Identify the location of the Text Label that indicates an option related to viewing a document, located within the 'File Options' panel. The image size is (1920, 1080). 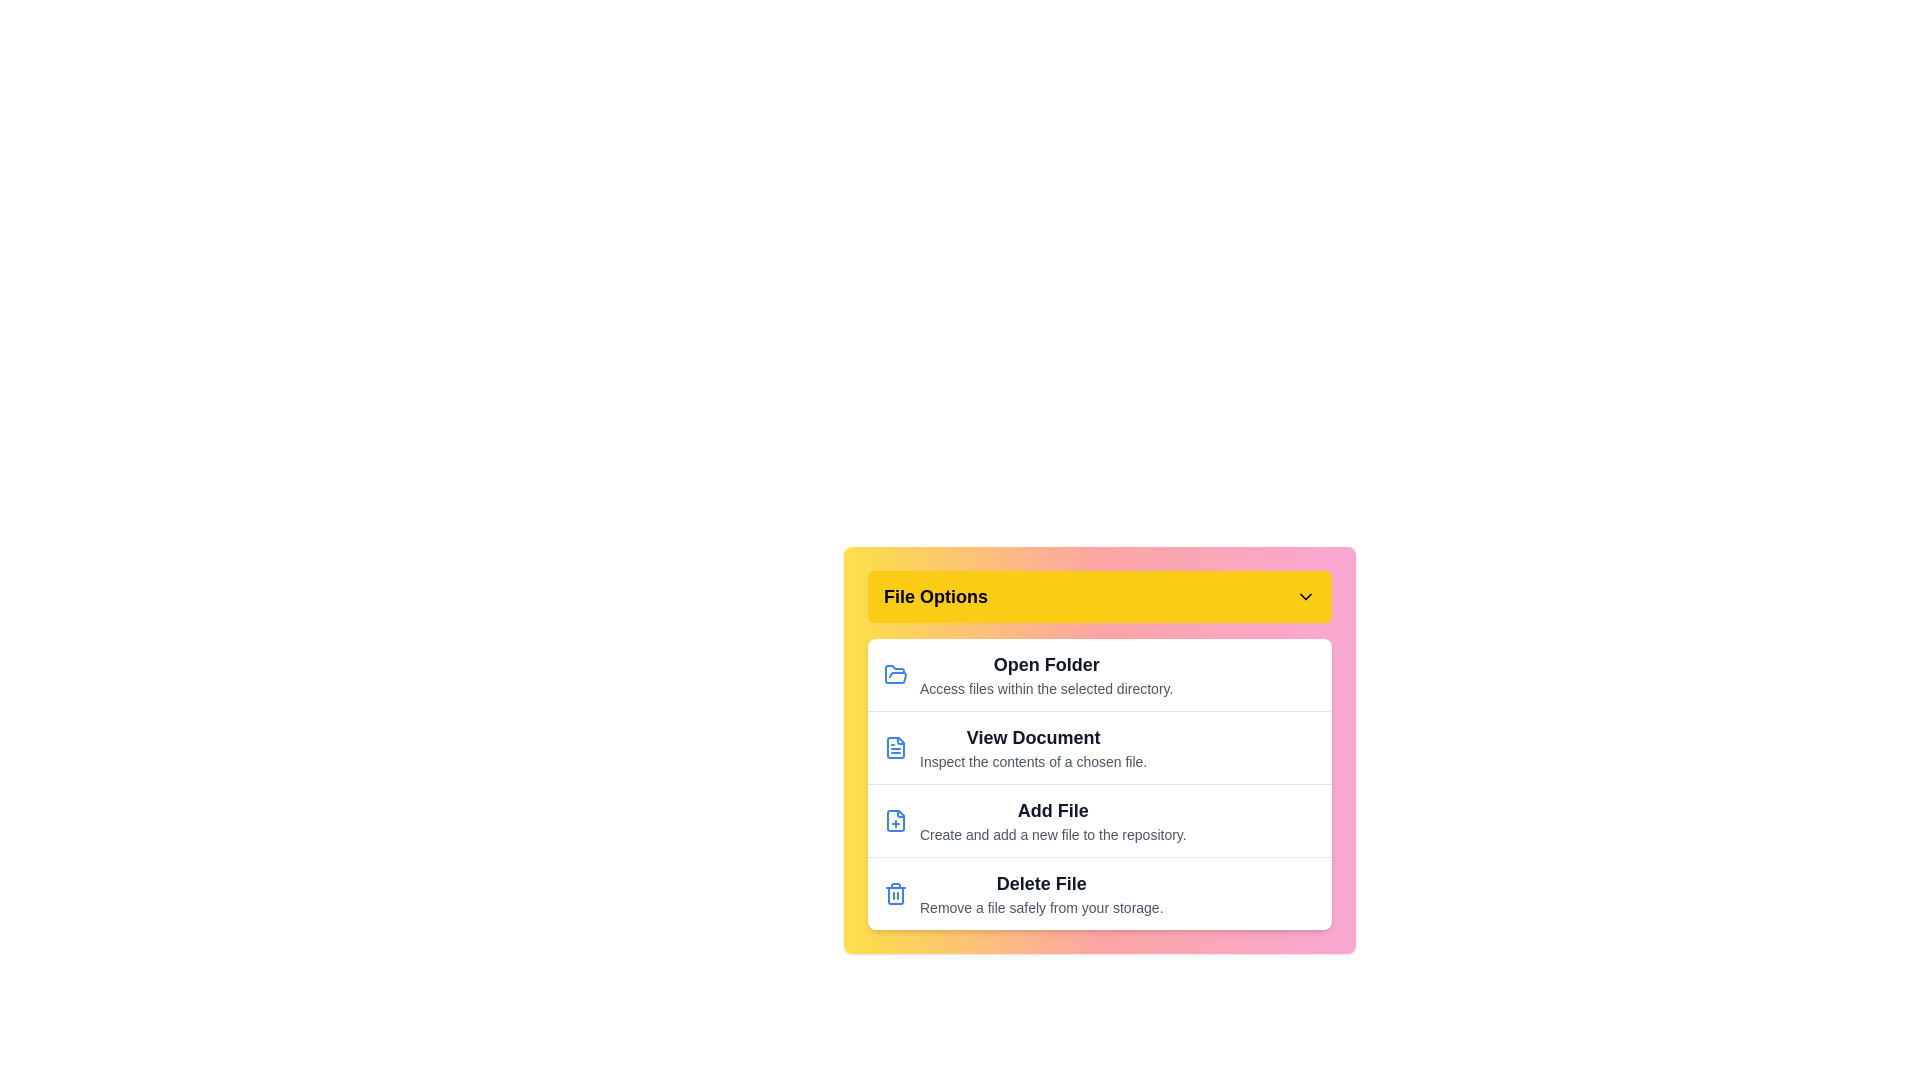
(1033, 737).